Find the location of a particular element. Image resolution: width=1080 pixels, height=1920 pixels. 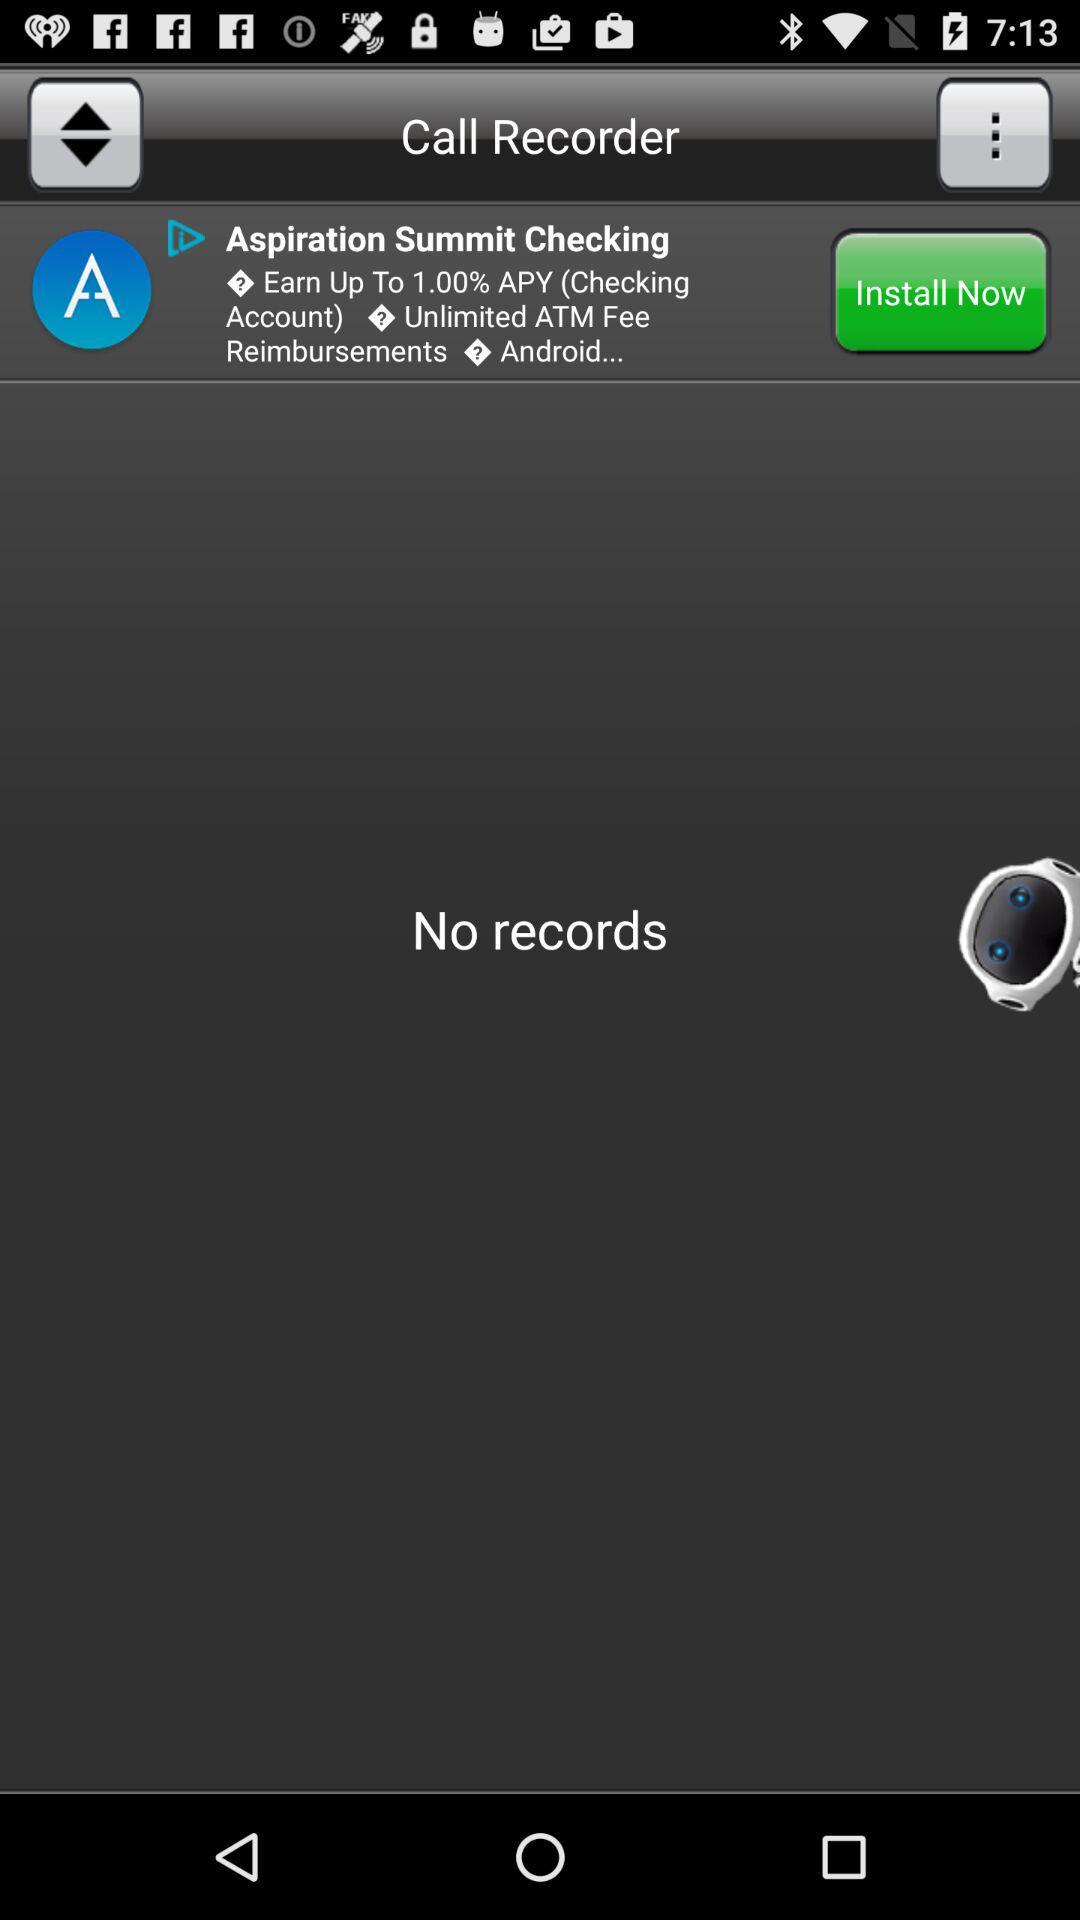

the more icon is located at coordinates (994, 143).